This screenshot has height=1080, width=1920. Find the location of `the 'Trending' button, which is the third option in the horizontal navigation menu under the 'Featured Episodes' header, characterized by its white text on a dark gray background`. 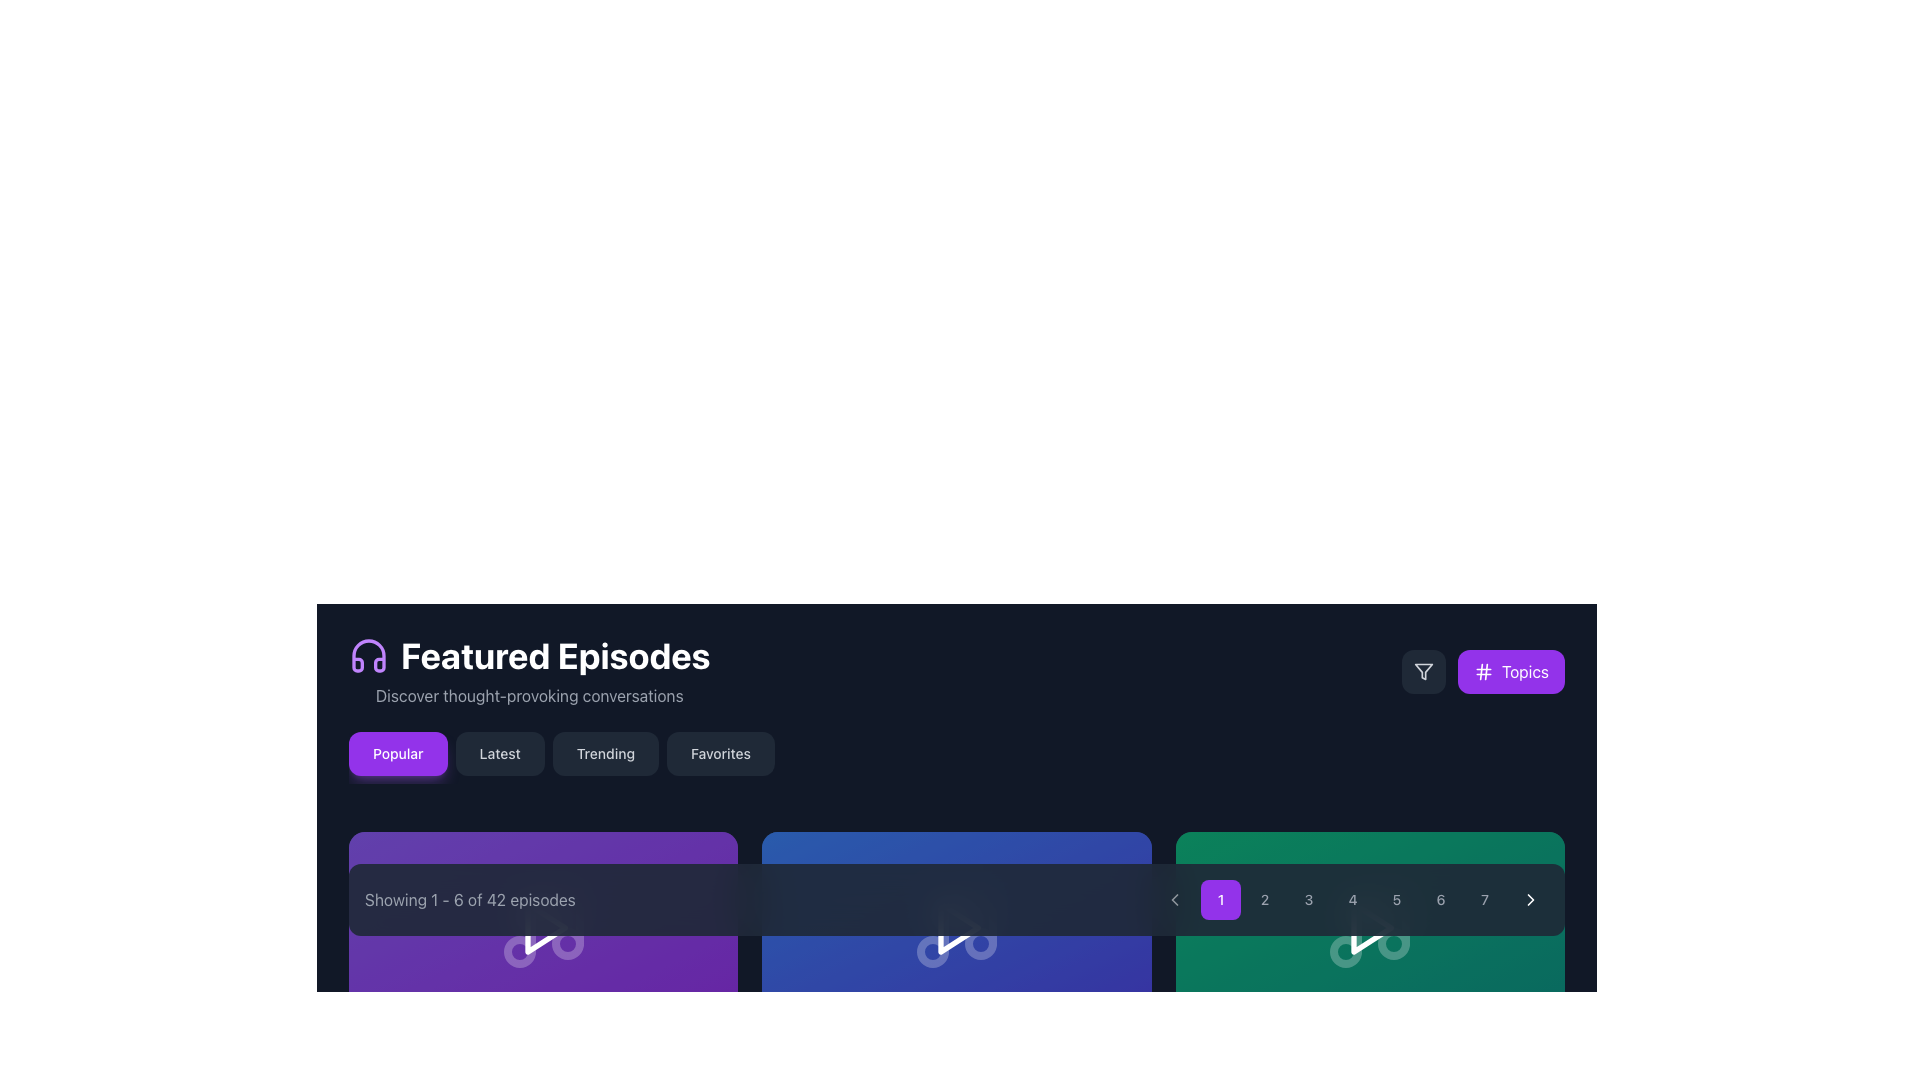

the 'Trending' button, which is the third option in the horizontal navigation menu under the 'Featured Episodes' header, characterized by its white text on a dark gray background is located at coordinates (604, 753).